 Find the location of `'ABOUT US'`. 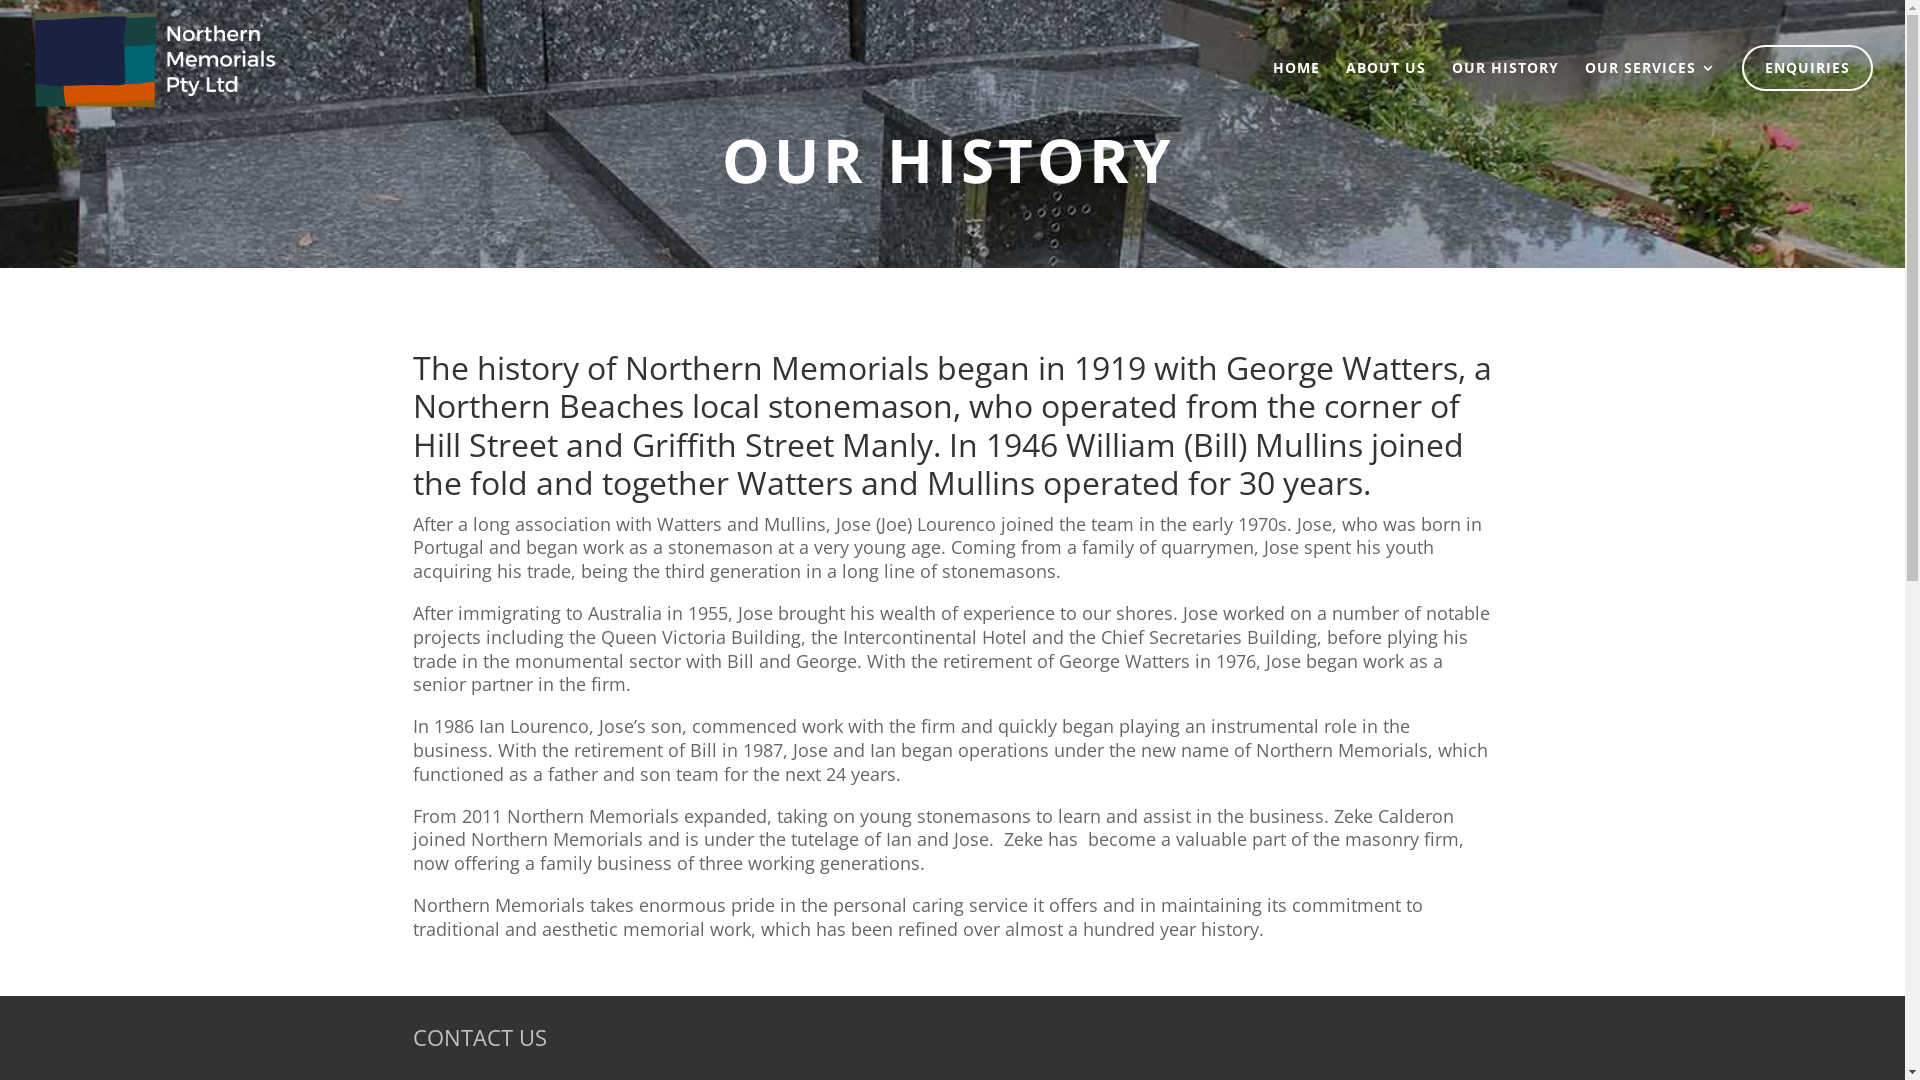

'ABOUT US' is located at coordinates (1385, 90).